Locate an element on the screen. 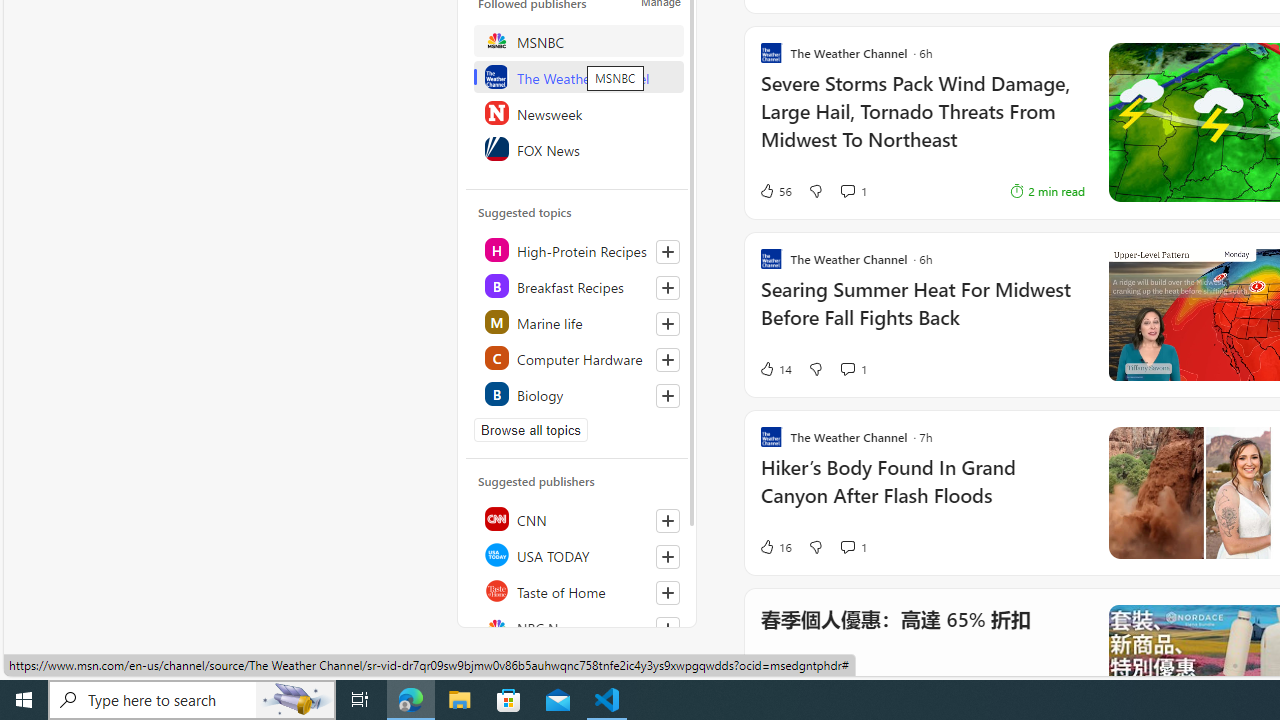 This screenshot has height=720, width=1280. '56 Like' is located at coordinates (774, 191).